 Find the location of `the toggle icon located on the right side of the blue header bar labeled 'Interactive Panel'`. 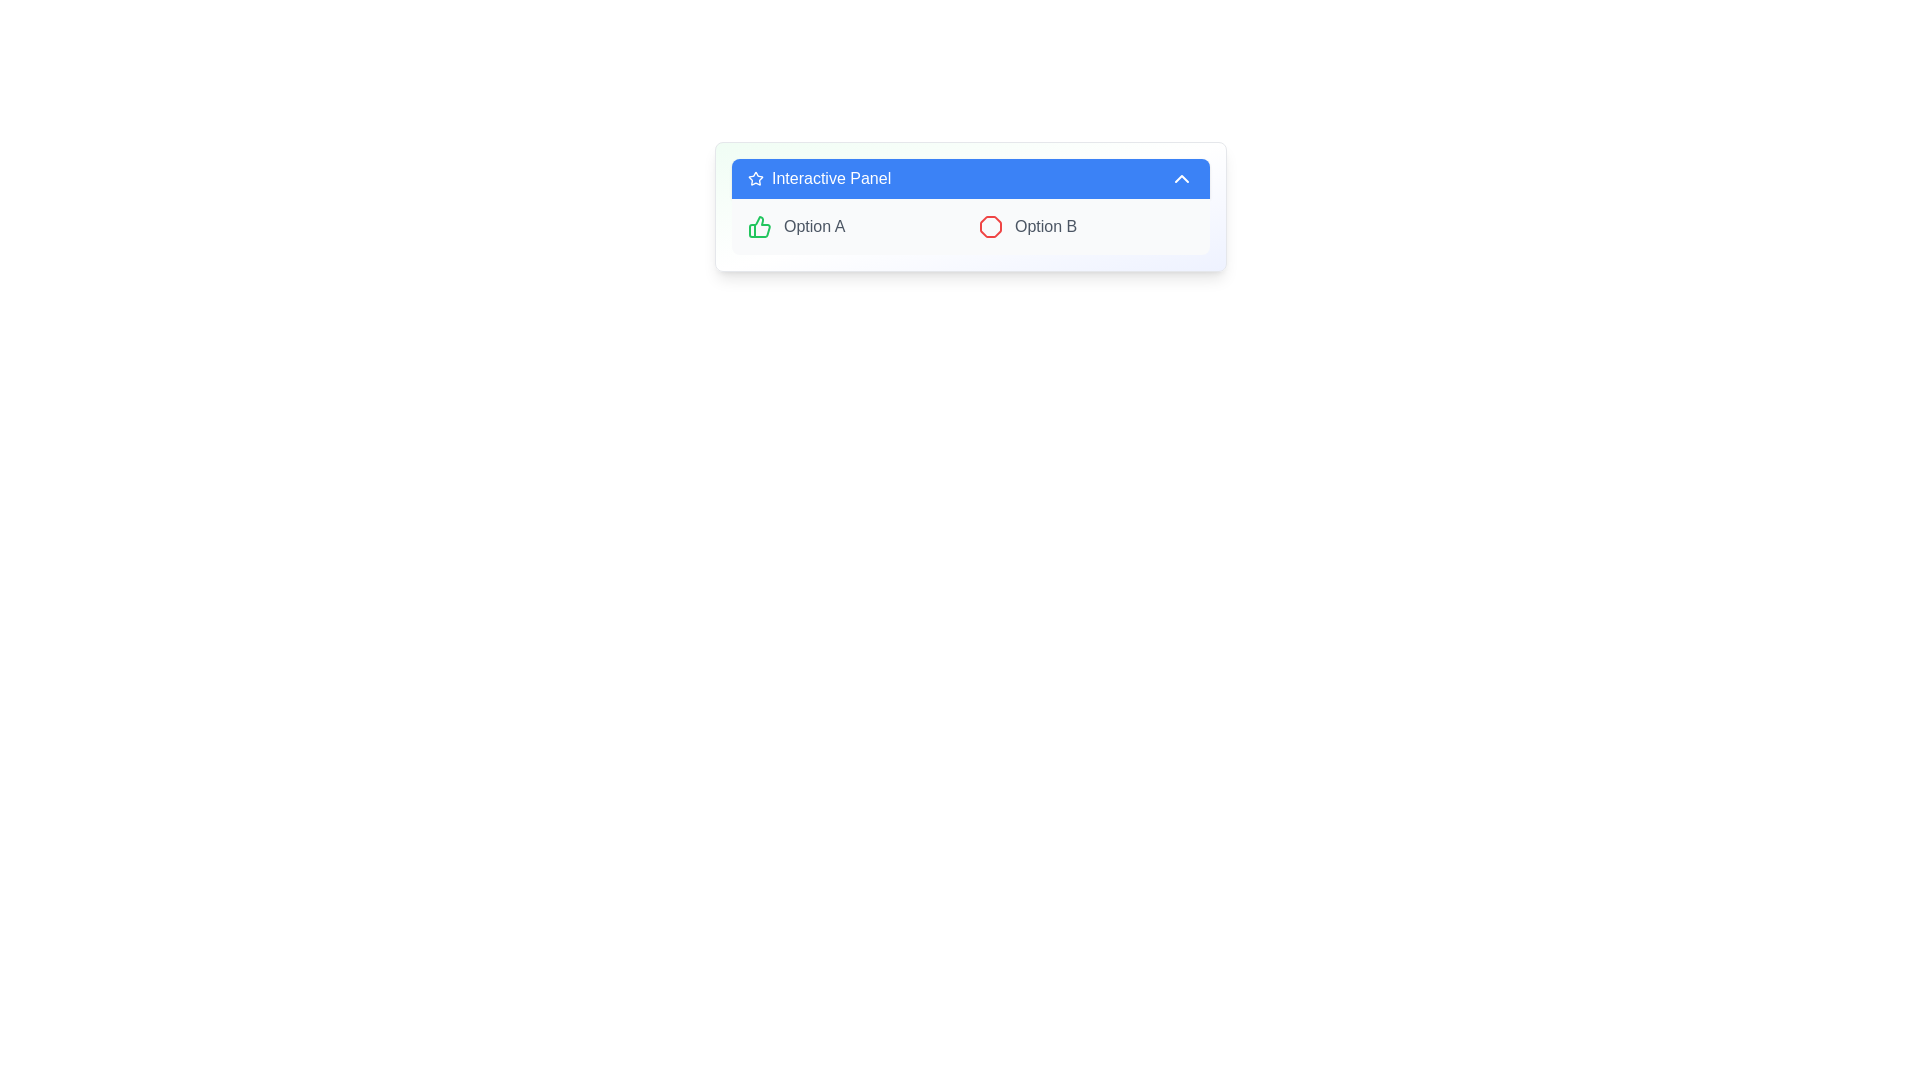

the toggle icon located on the right side of the blue header bar labeled 'Interactive Panel' is located at coordinates (1181, 177).